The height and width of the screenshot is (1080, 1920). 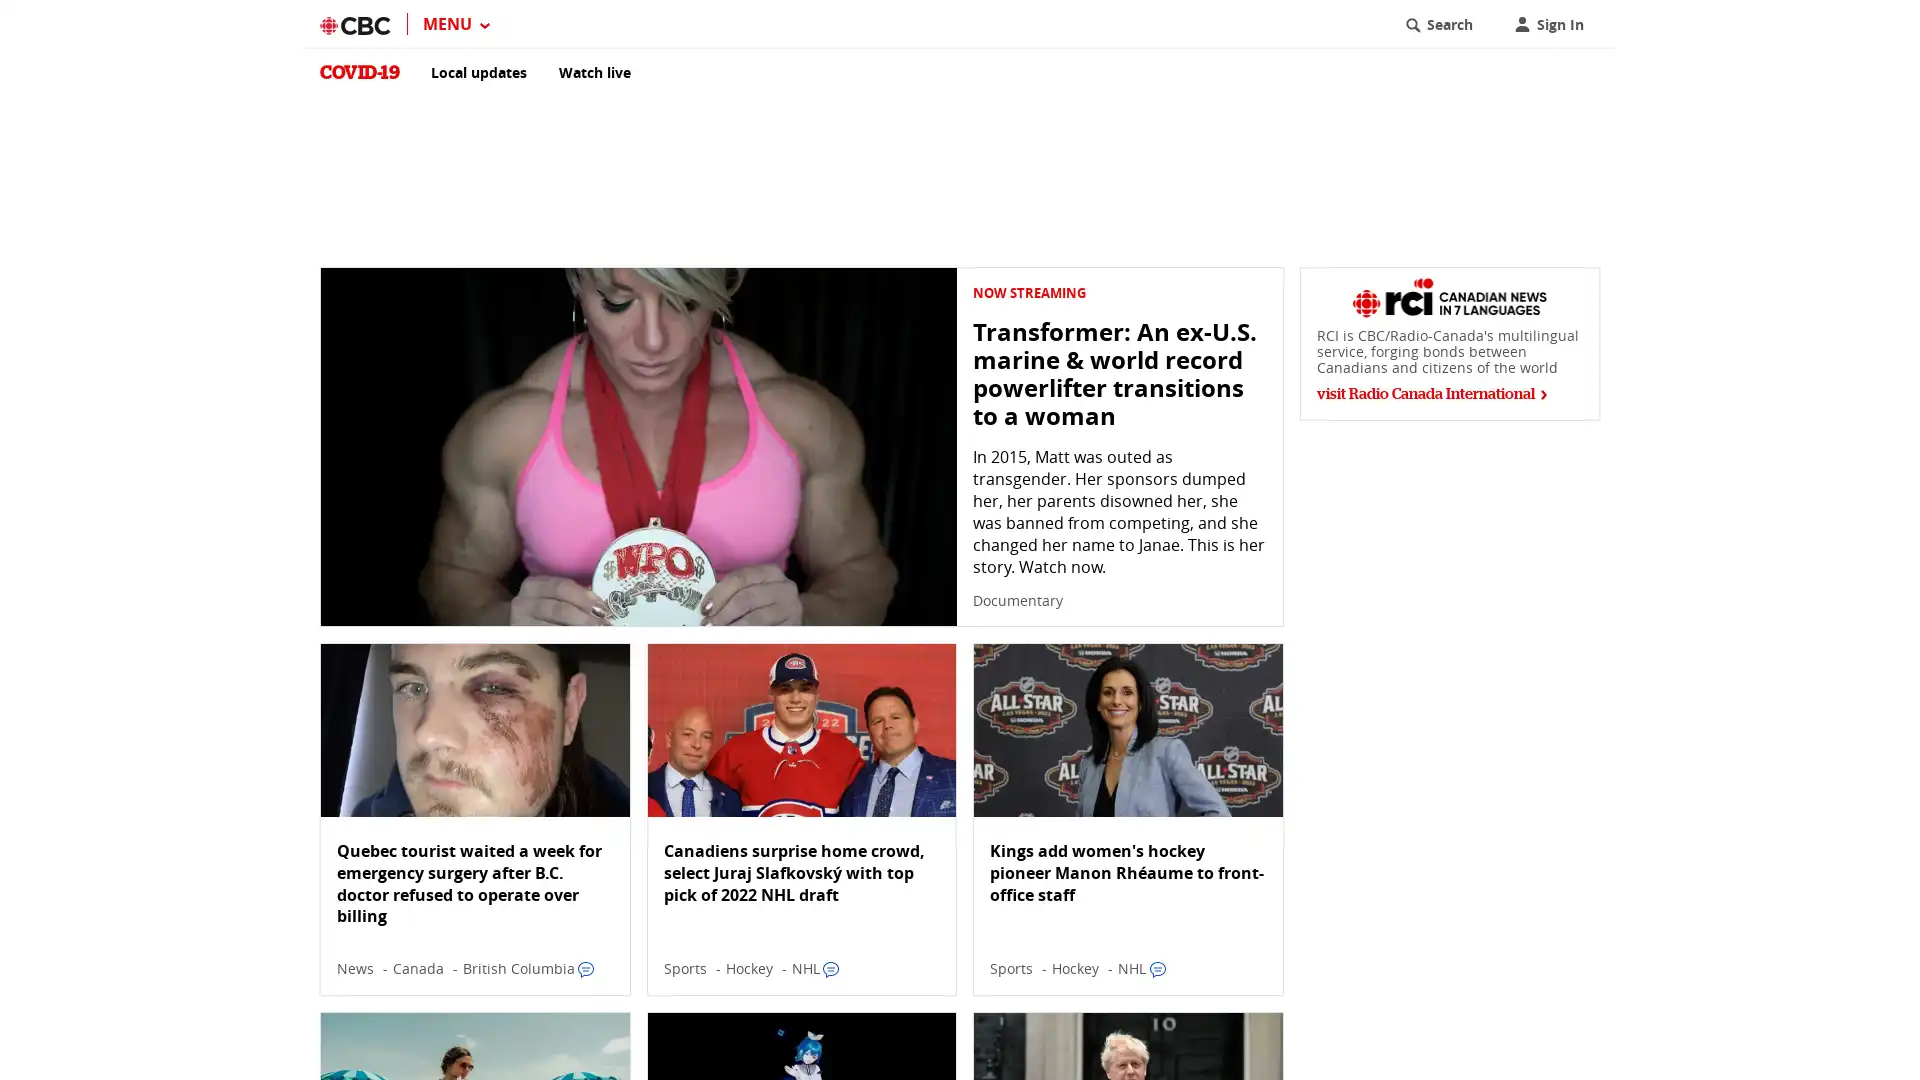 I want to click on Sign In, so click(x=1548, y=23).